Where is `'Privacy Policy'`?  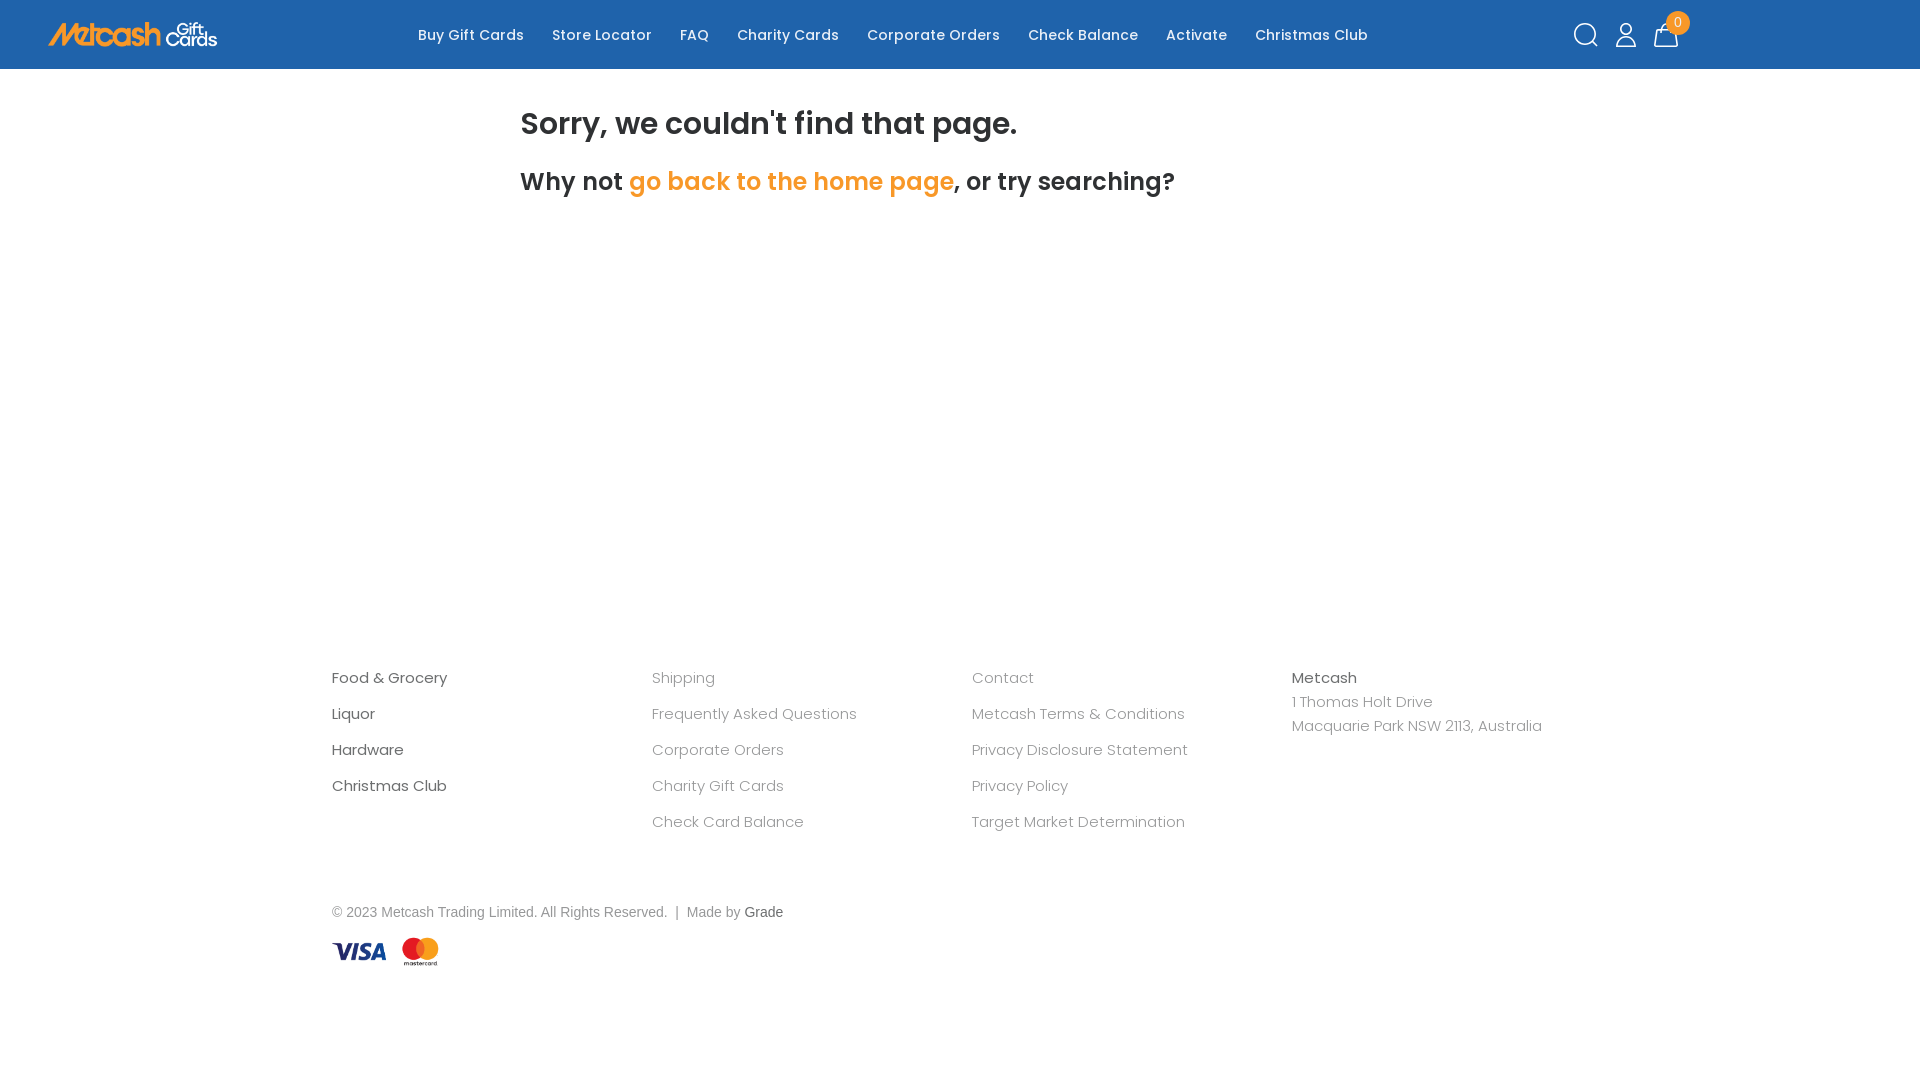 'Privacy Policy' is located at coordinates (1019, 784).